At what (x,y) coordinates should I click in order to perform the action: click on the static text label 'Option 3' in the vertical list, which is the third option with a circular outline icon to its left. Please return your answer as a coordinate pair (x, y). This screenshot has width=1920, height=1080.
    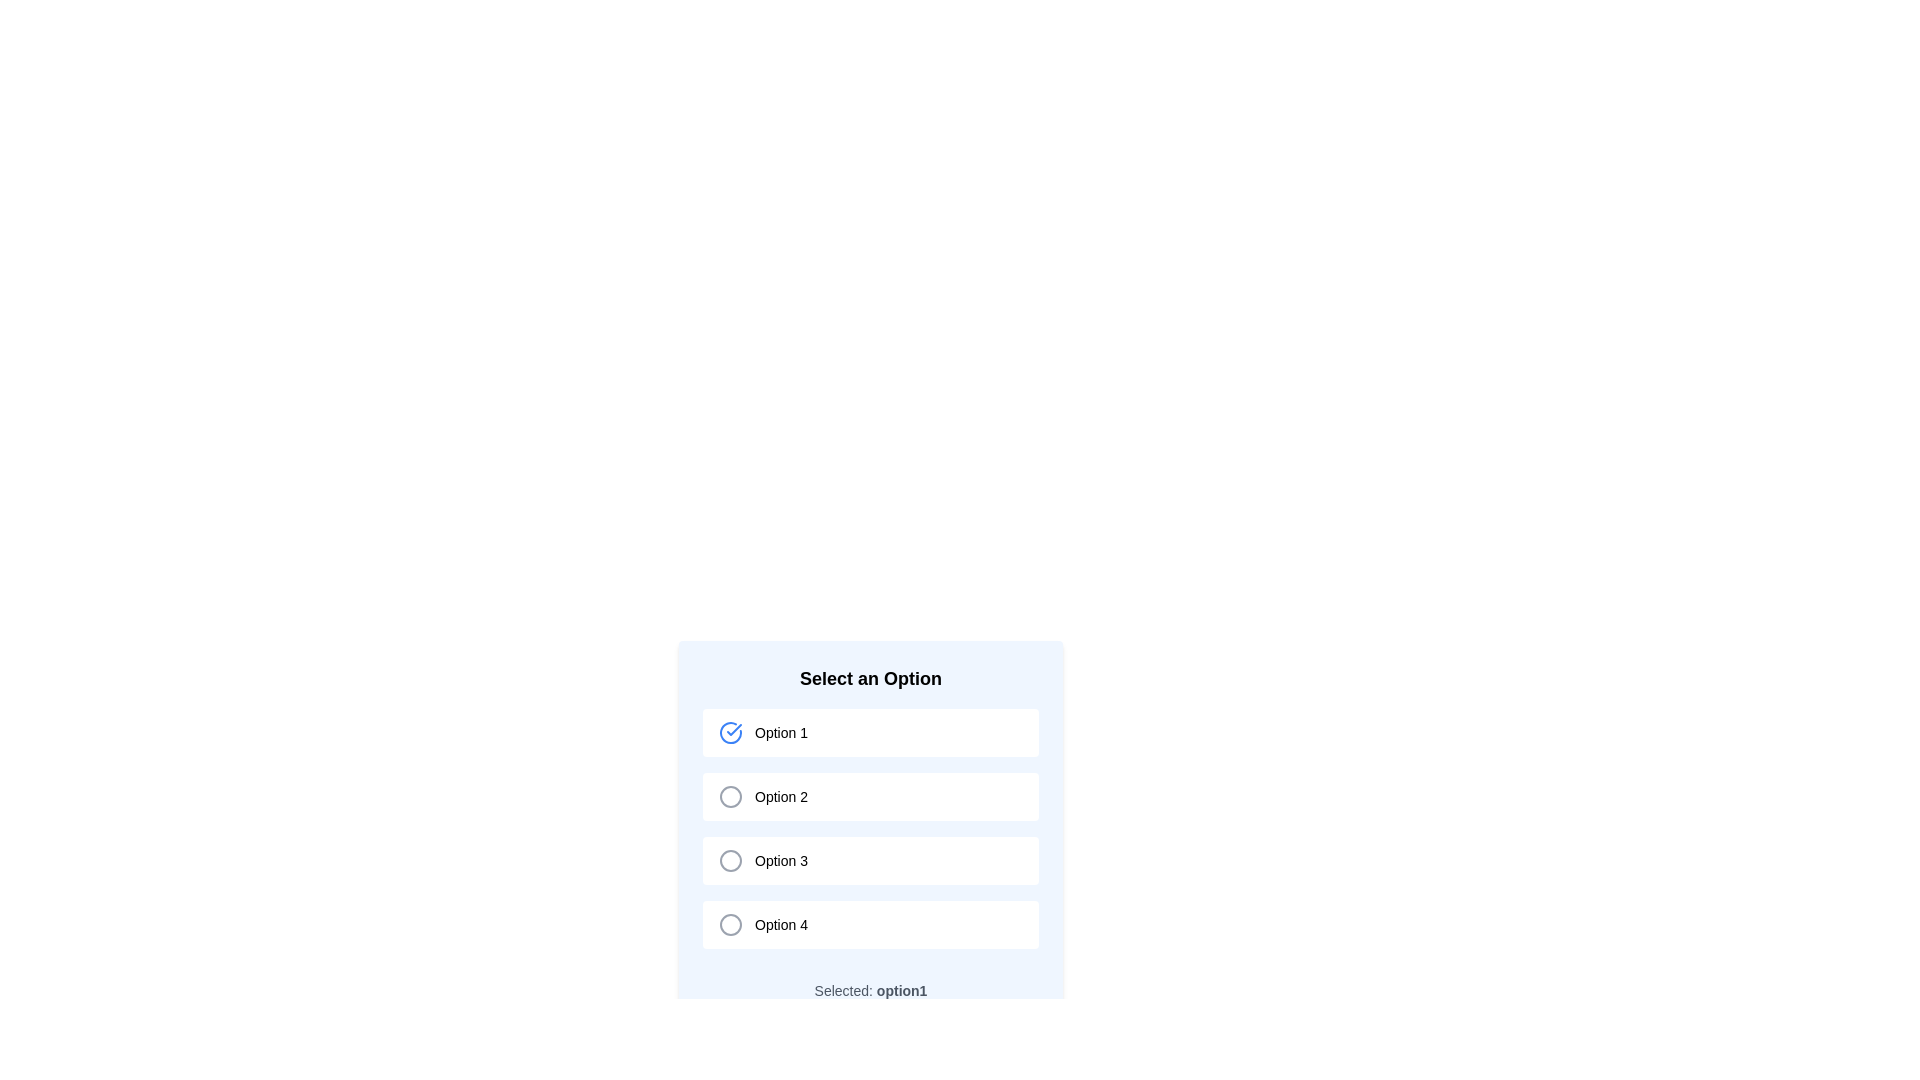
    Looking at the image, I should click on (780, 859).